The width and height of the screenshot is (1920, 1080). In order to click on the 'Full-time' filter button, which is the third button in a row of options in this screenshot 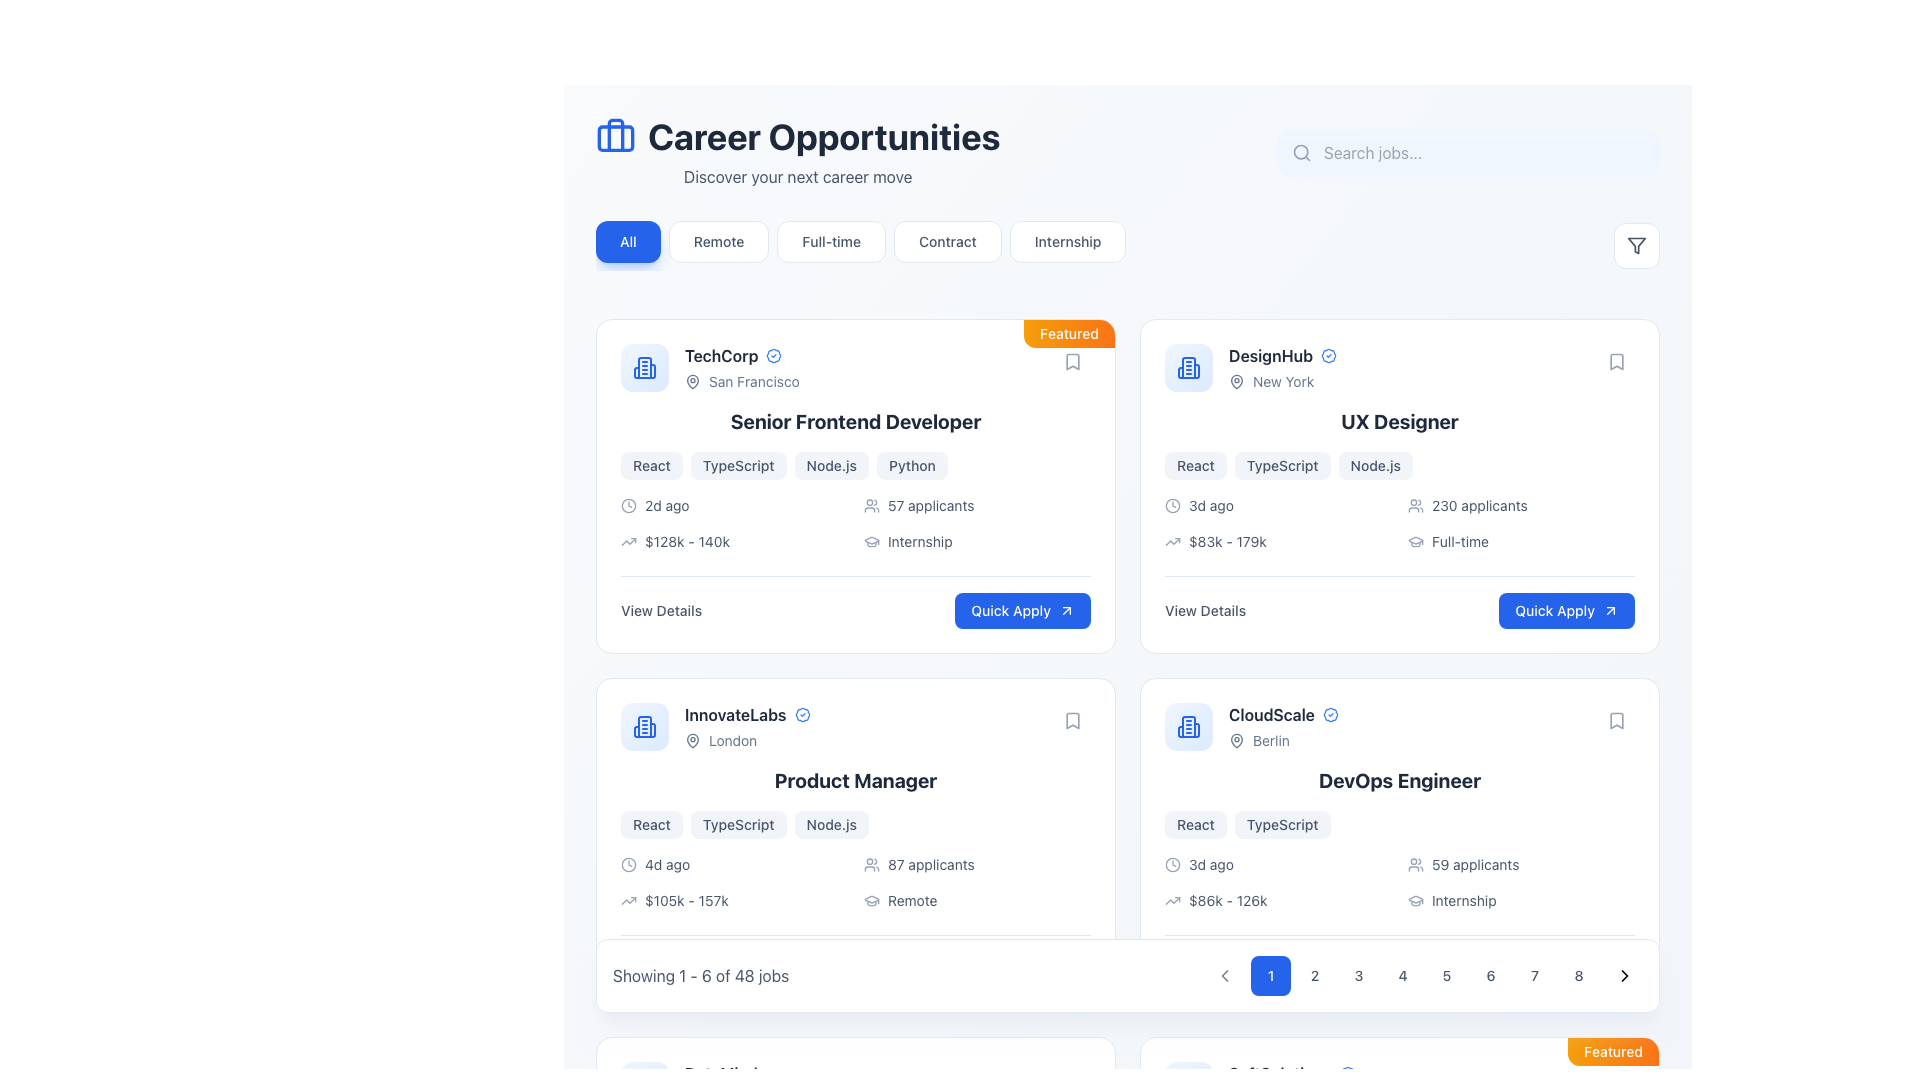, I will do `click(831, 241)`.